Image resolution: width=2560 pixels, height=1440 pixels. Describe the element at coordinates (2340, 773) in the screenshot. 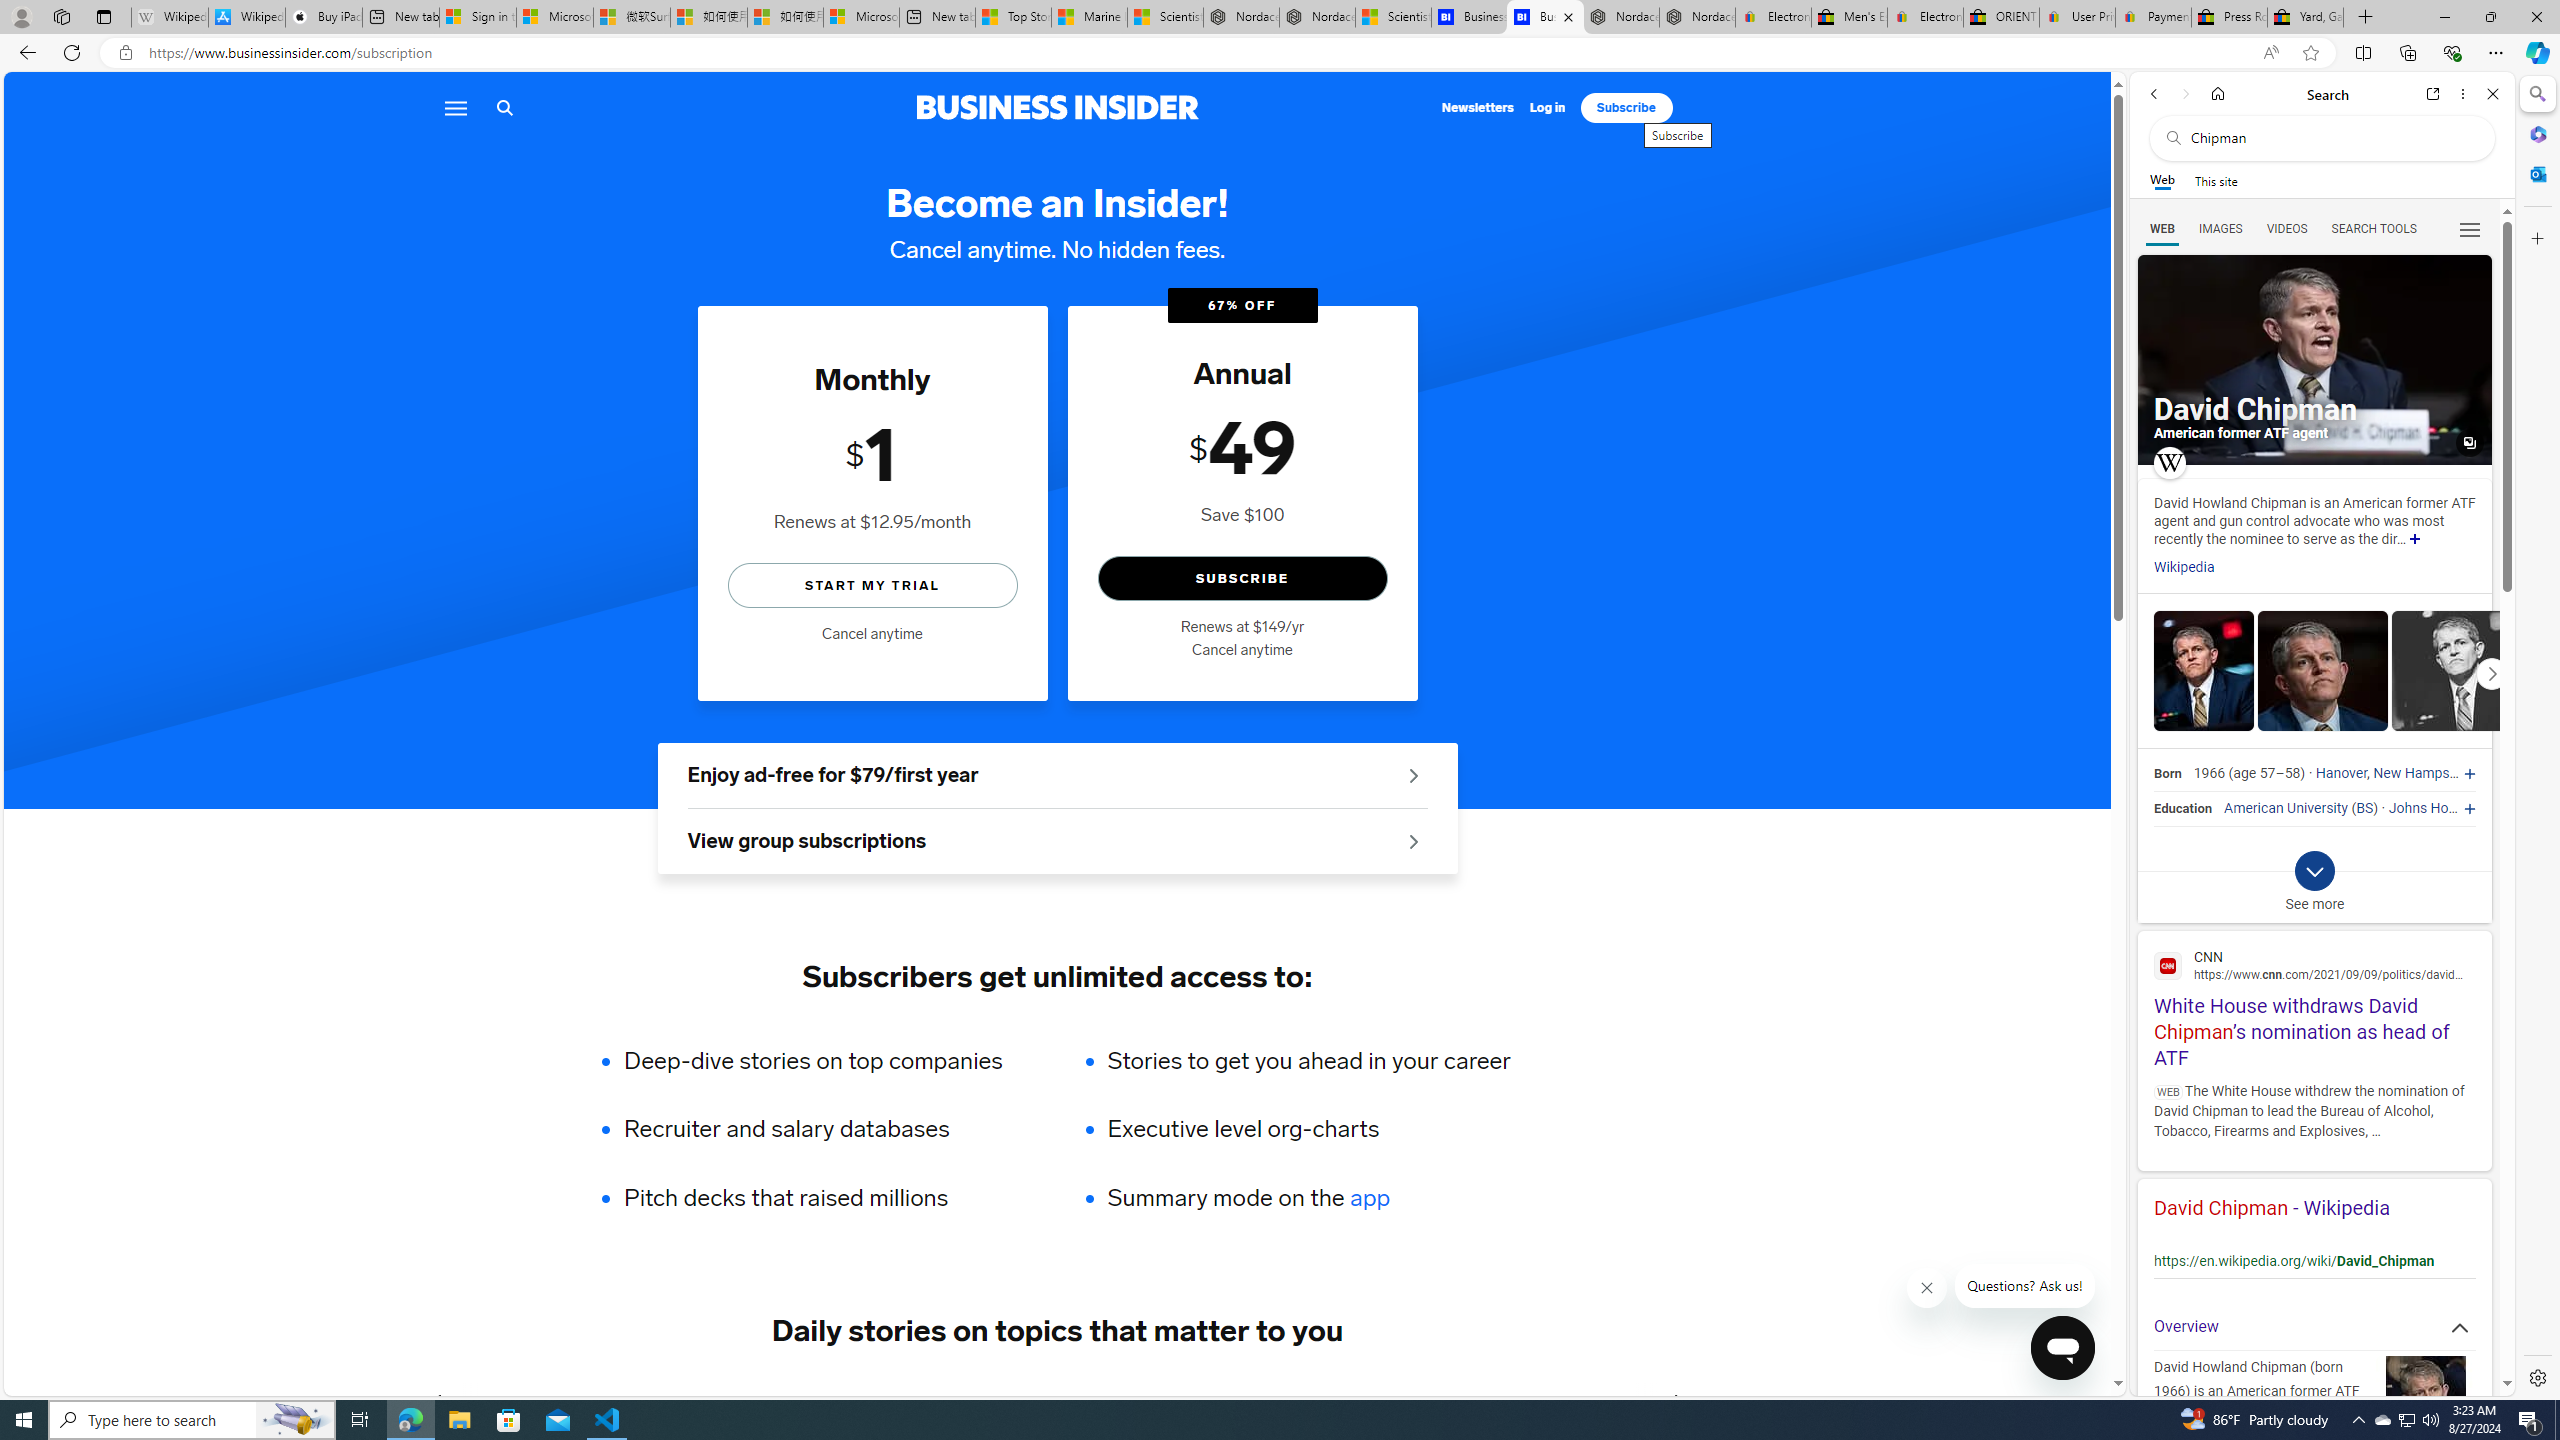

I see `'Hanover'` at that location.